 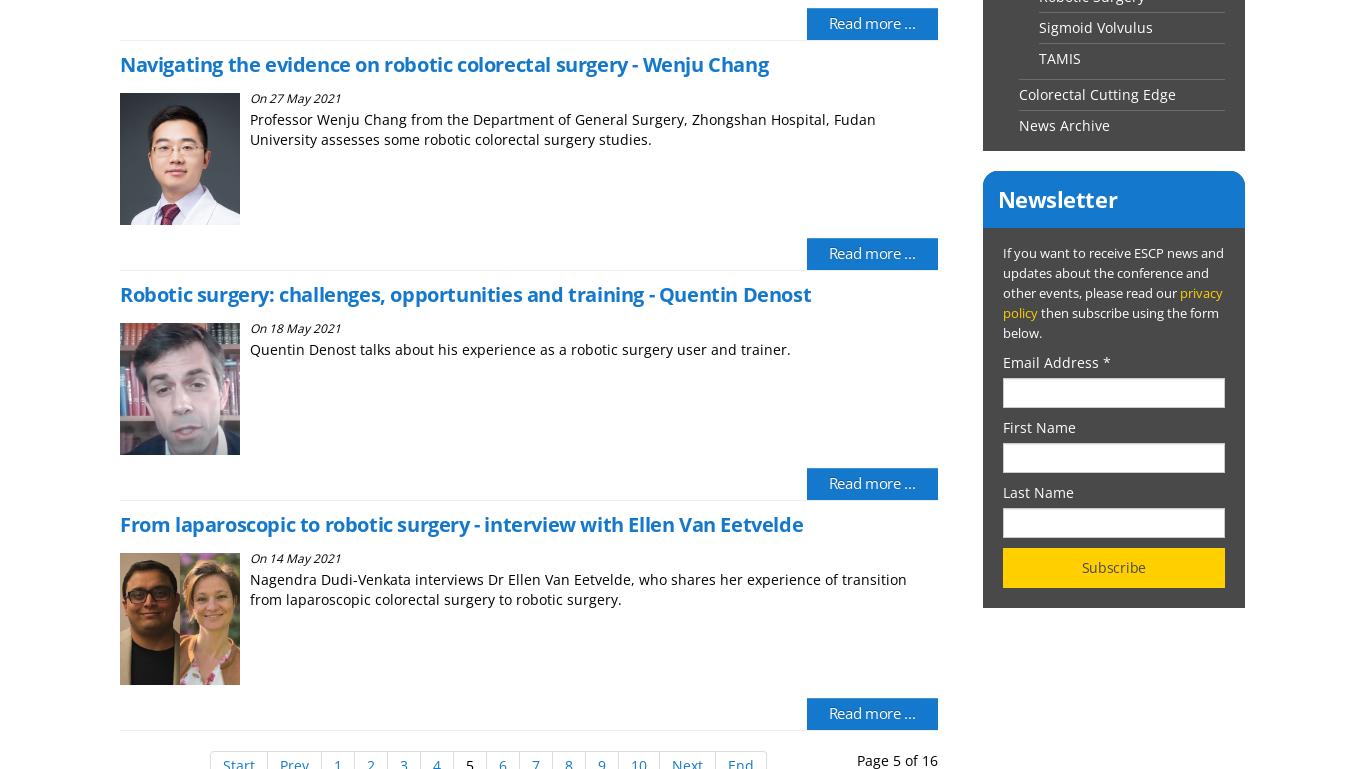 What do you see at coordinates (1038, 58) in the screenshot?
I see `'TAMIS'` at bounding box center [1038, 58].